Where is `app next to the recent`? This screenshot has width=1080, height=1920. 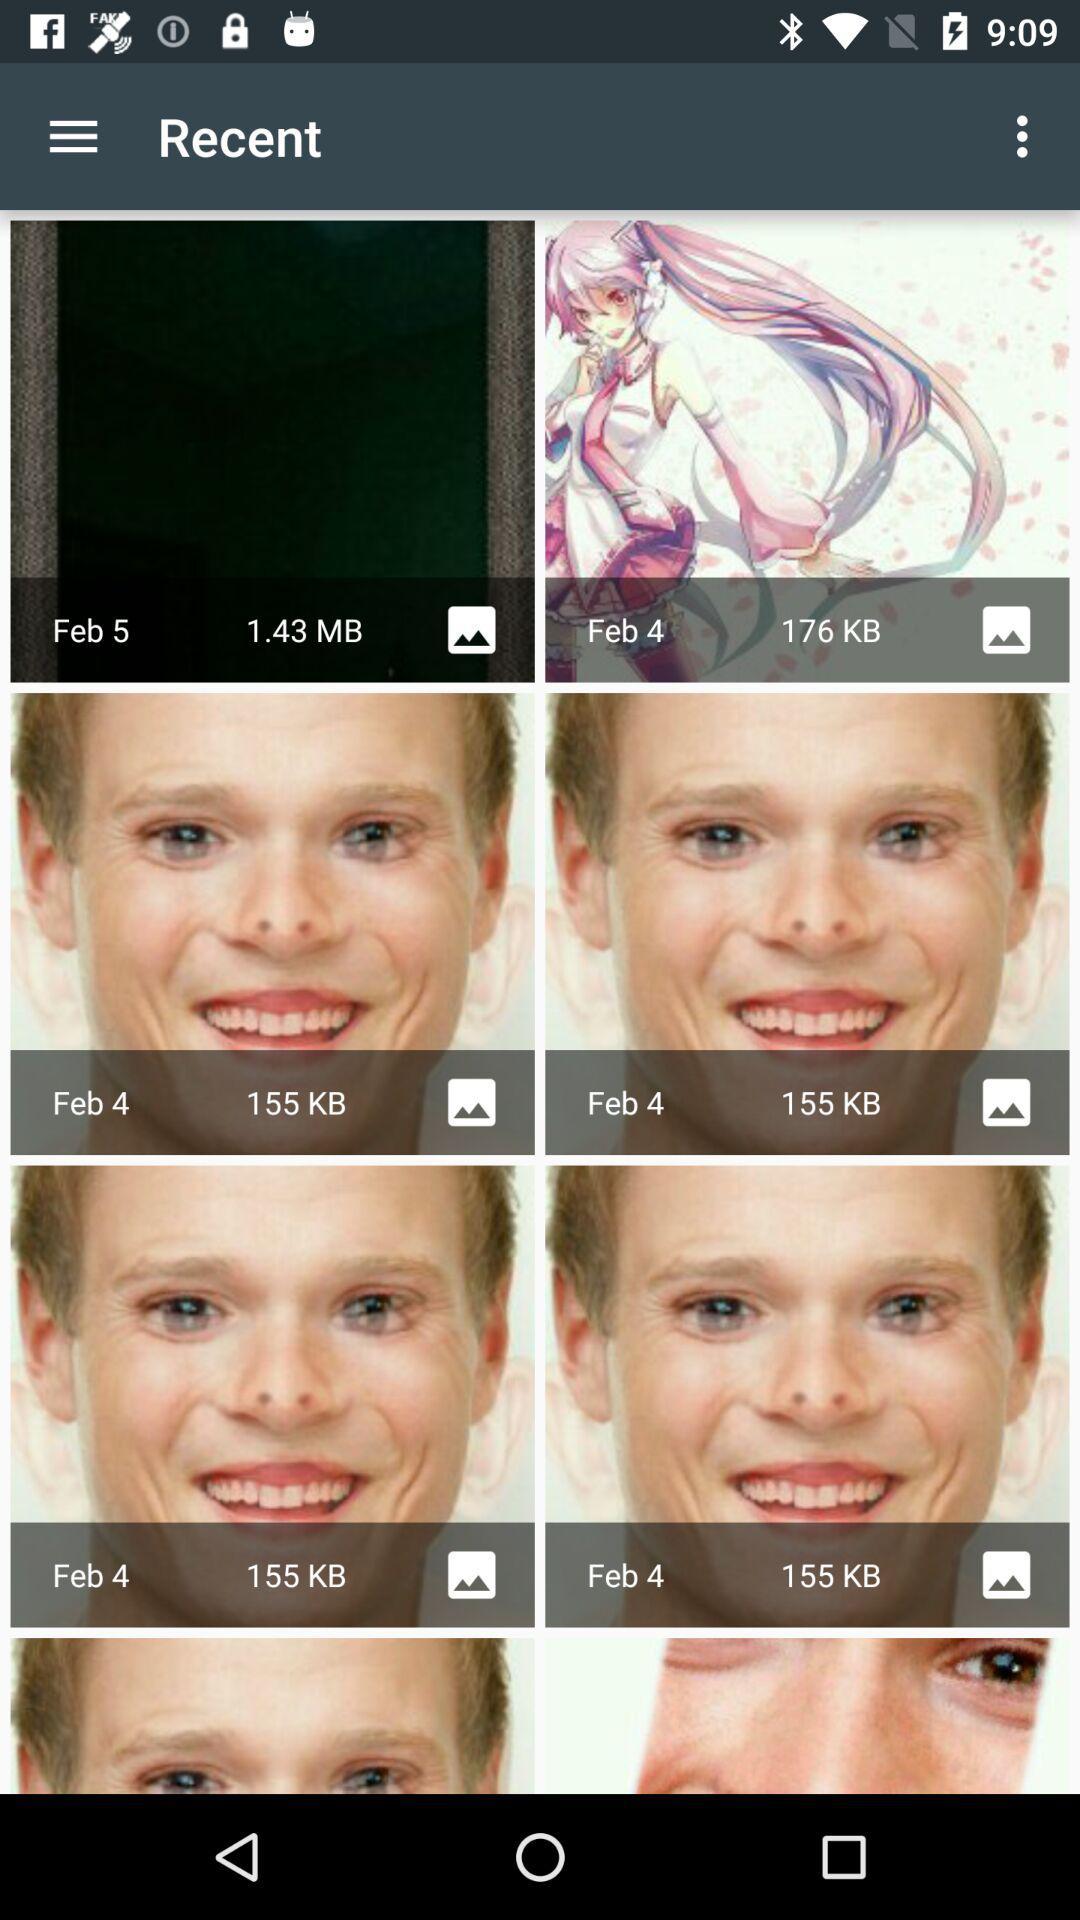 app next to the recent is located at coordinates (72, 135).